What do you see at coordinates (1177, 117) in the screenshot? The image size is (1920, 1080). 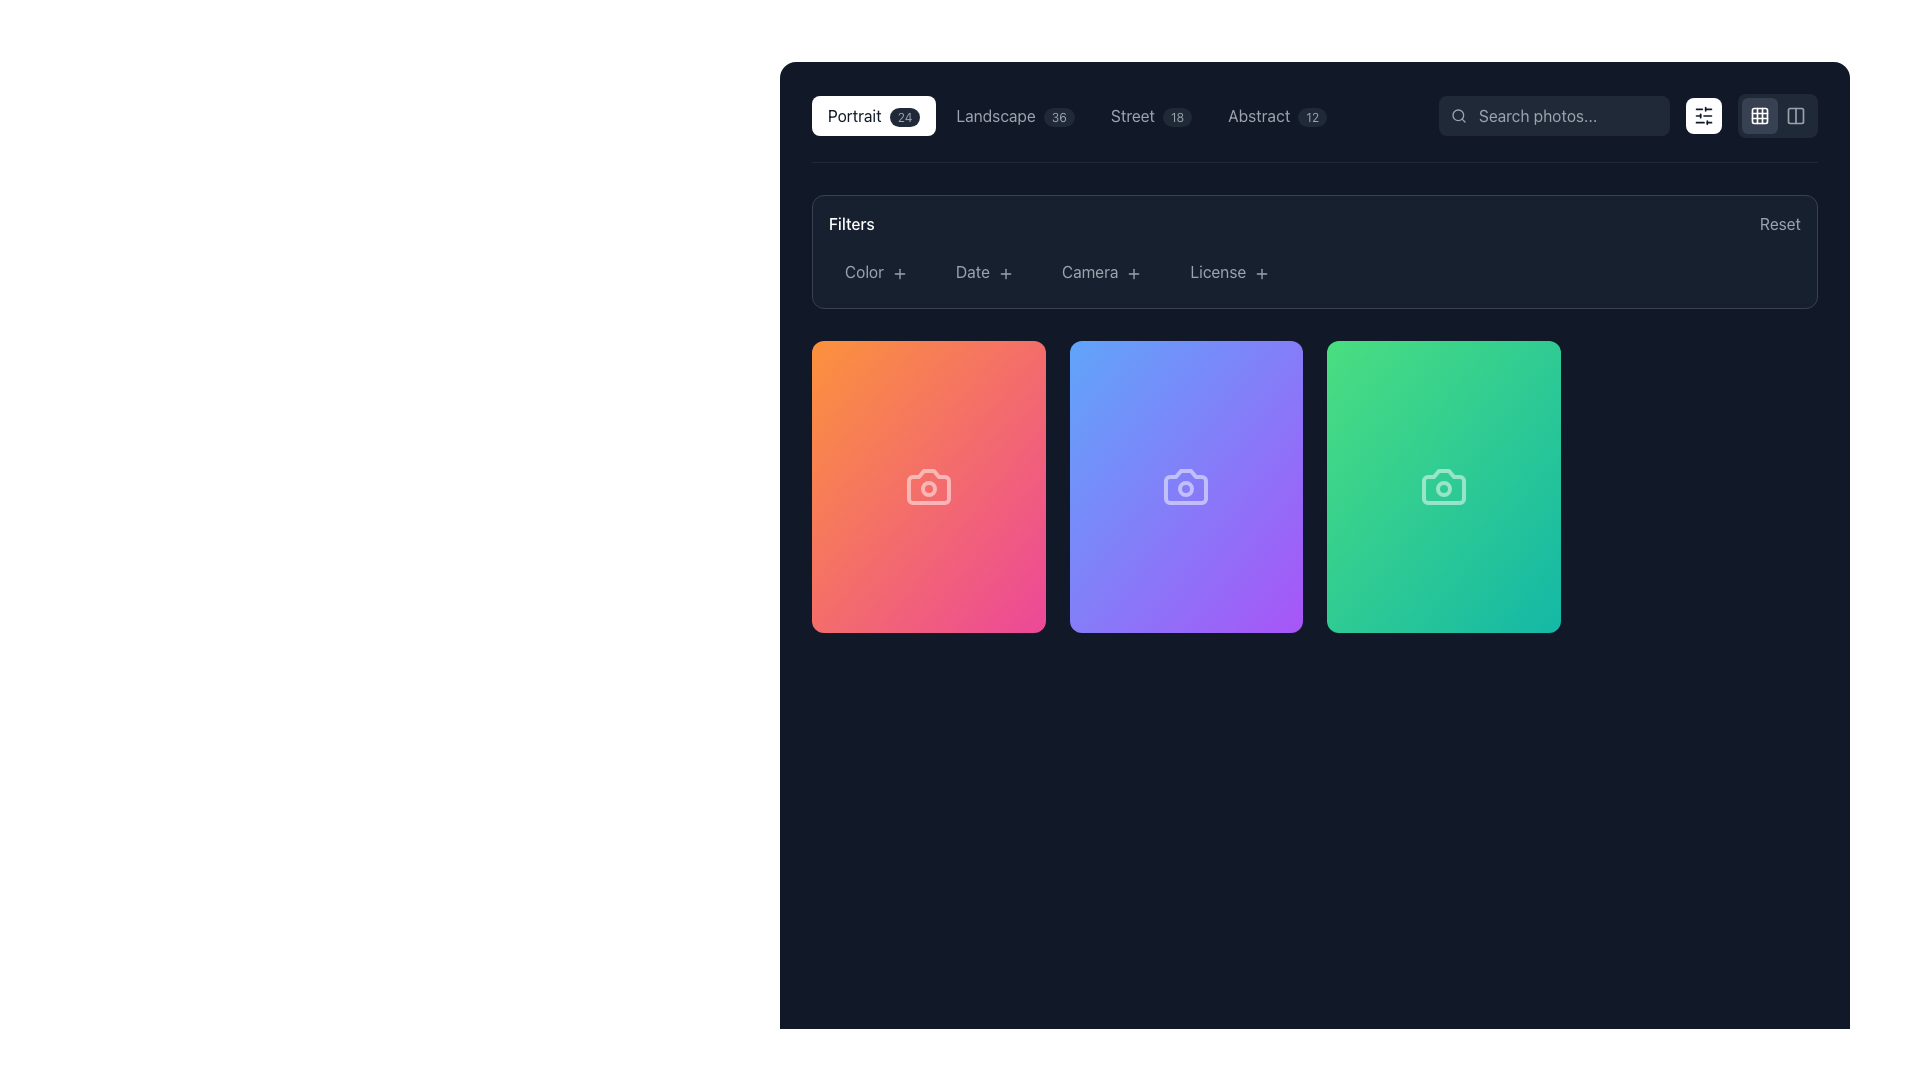 I see `the label or badge displaying additional information related to the 'Street' label, which is located to the right of the word 'Street' in the horizontal toolbar at the top of the interface` at bounding box center [1177, 117].